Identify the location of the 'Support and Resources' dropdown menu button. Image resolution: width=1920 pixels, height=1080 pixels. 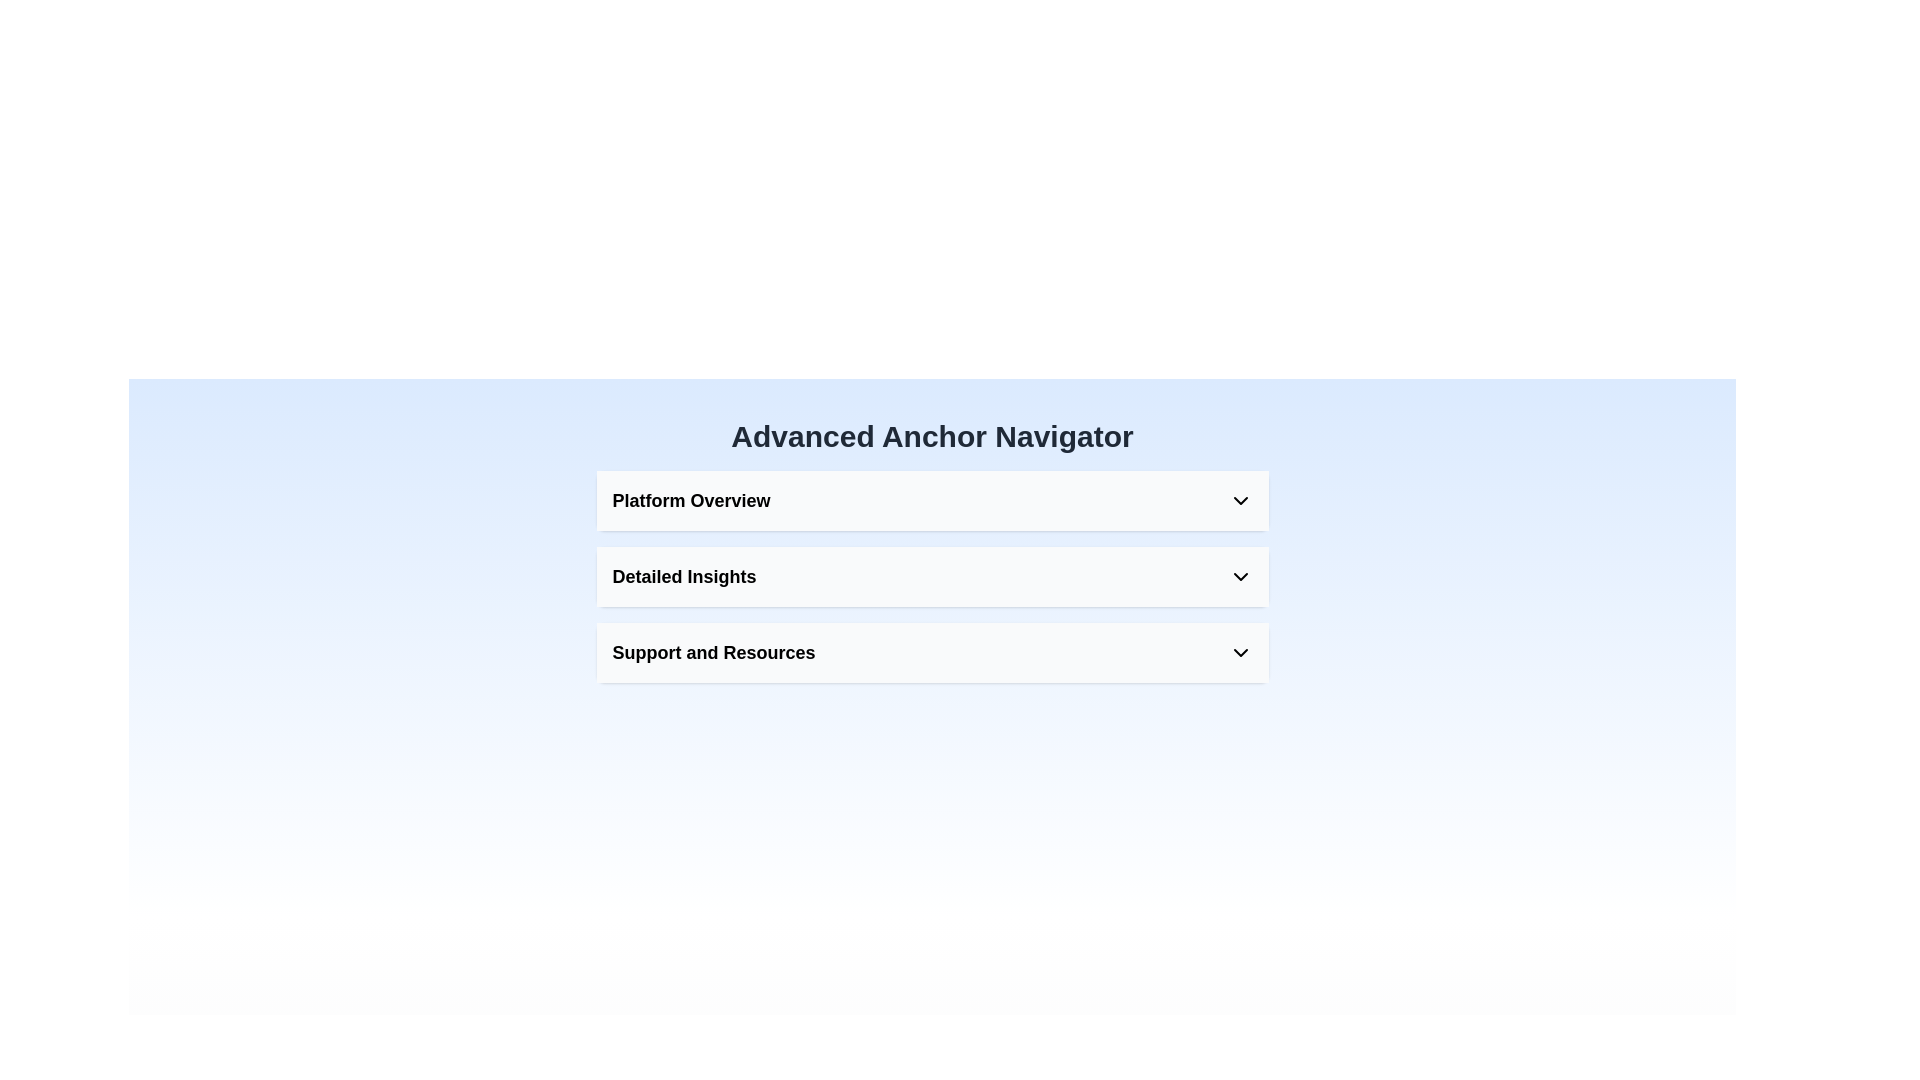
(931, 652).